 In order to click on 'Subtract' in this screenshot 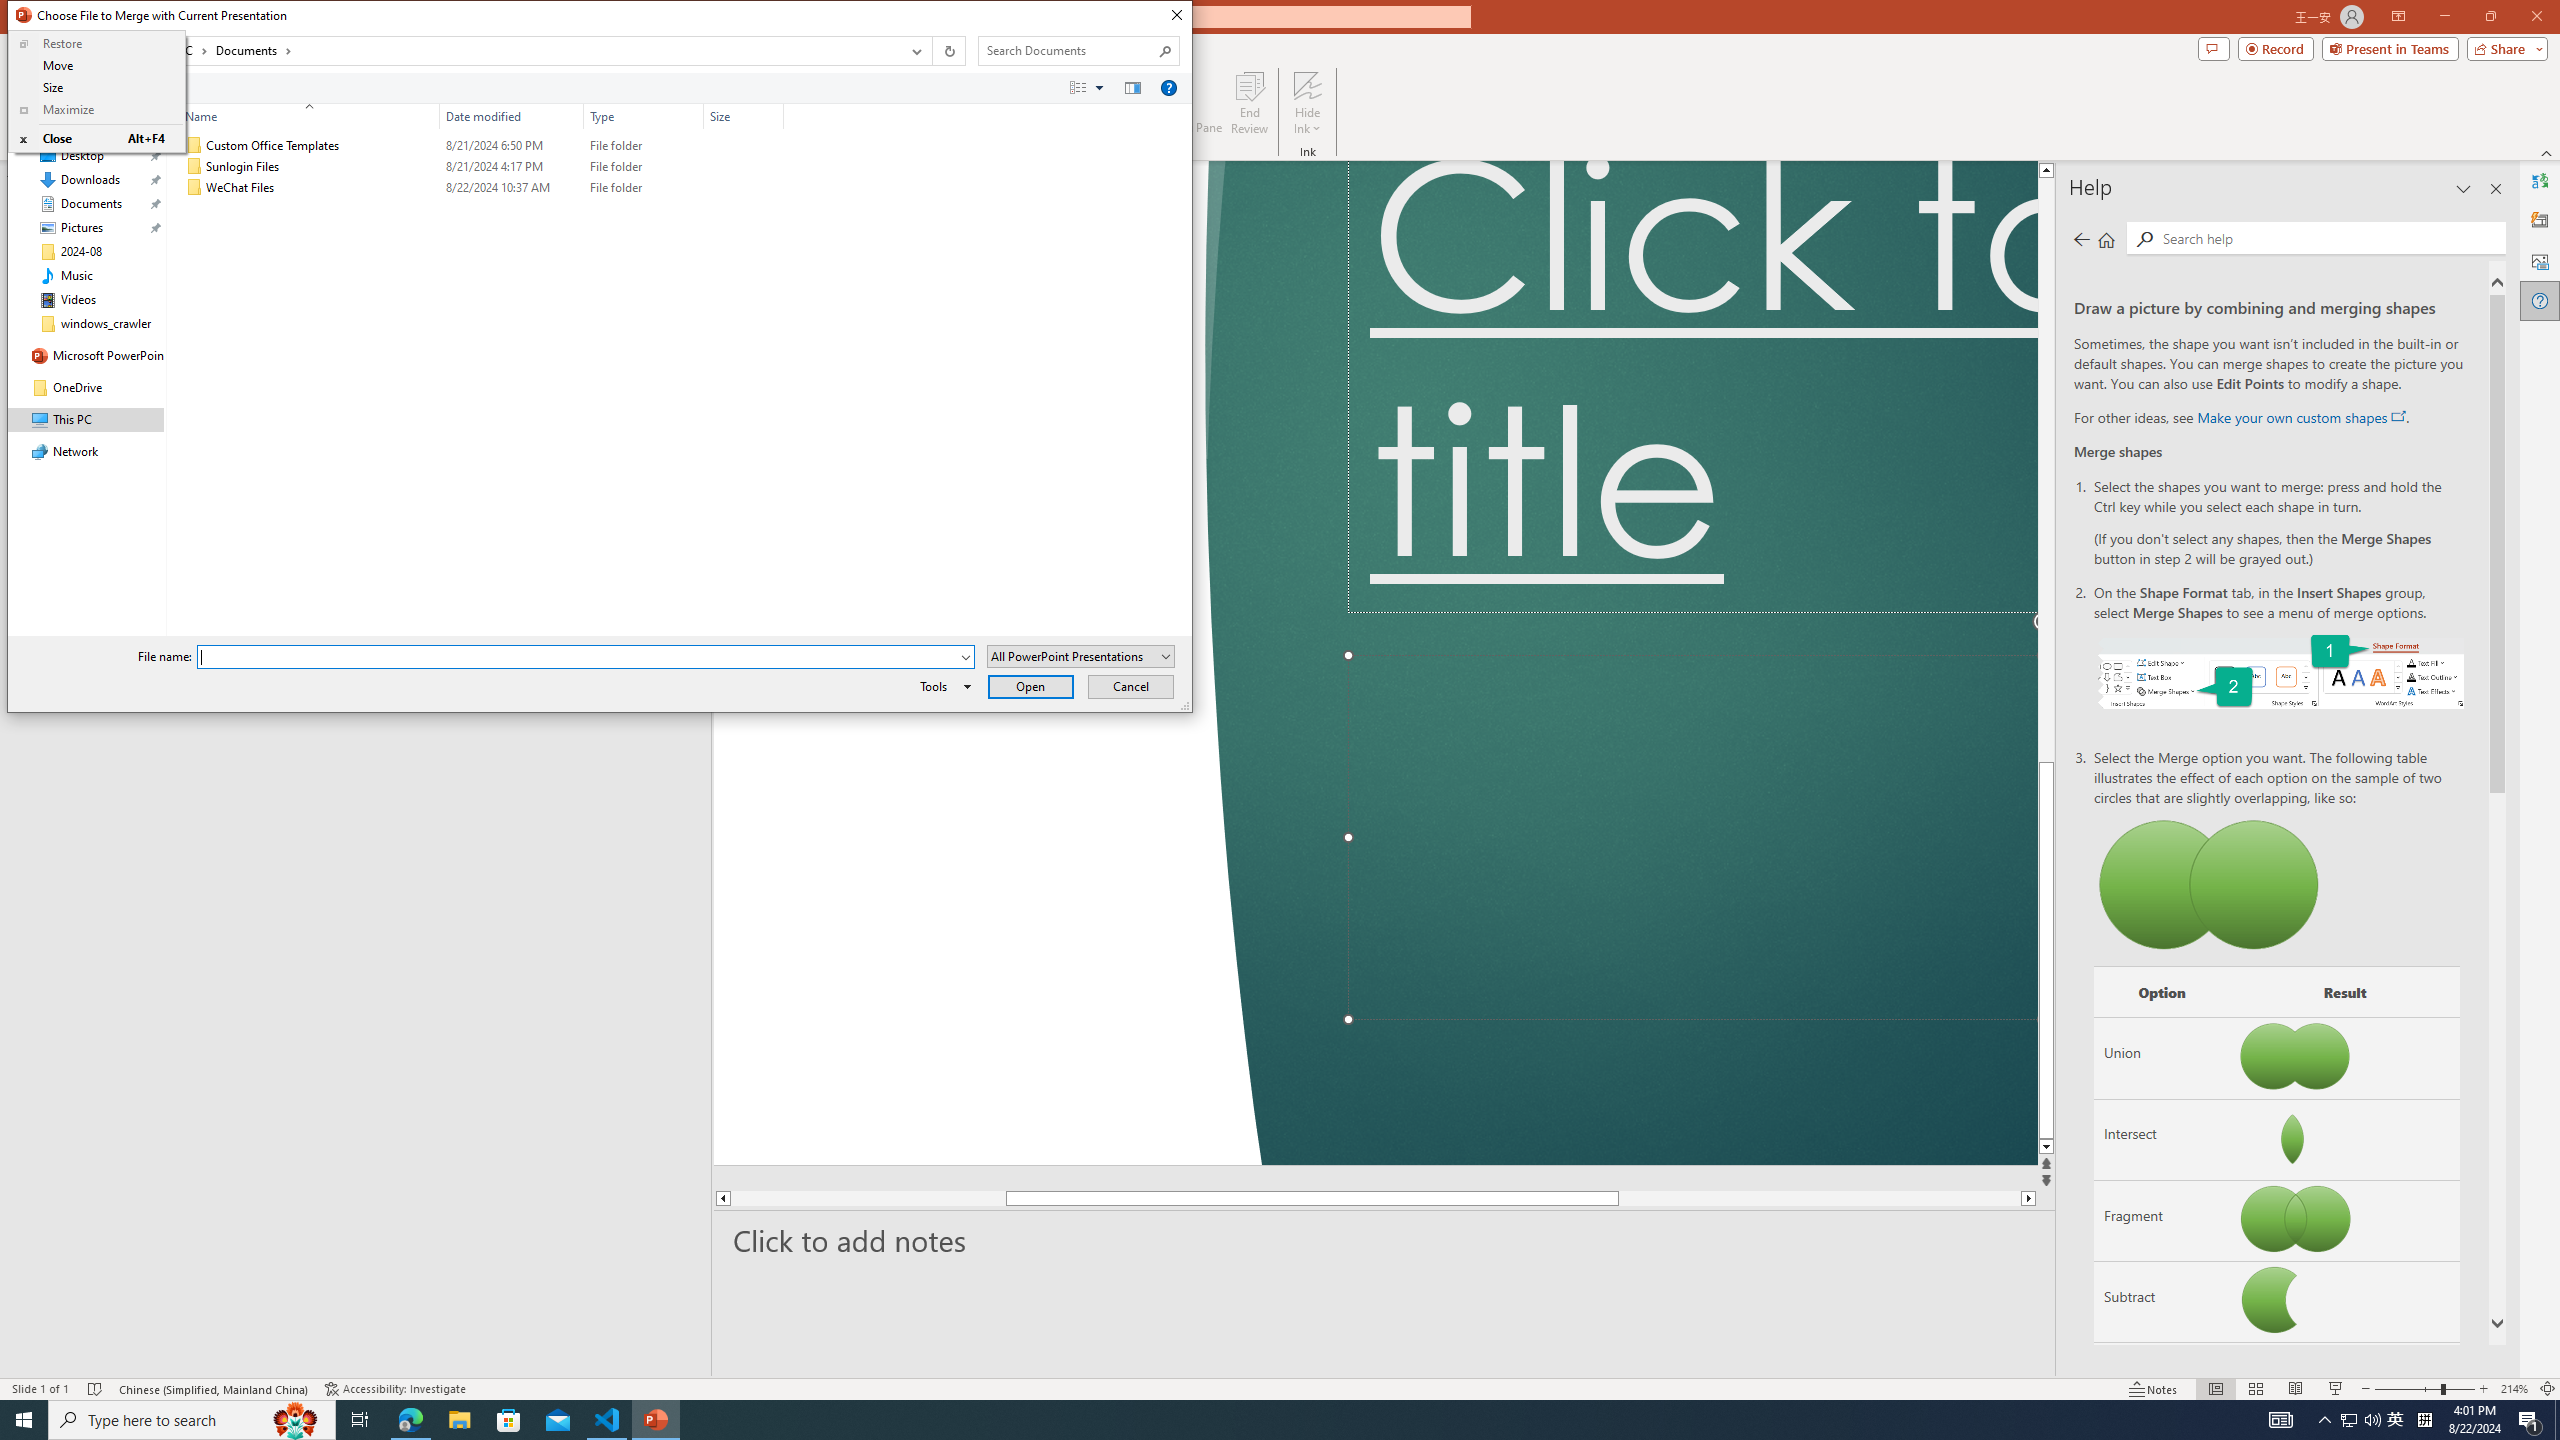, I will do `click(2160, 1302)`.